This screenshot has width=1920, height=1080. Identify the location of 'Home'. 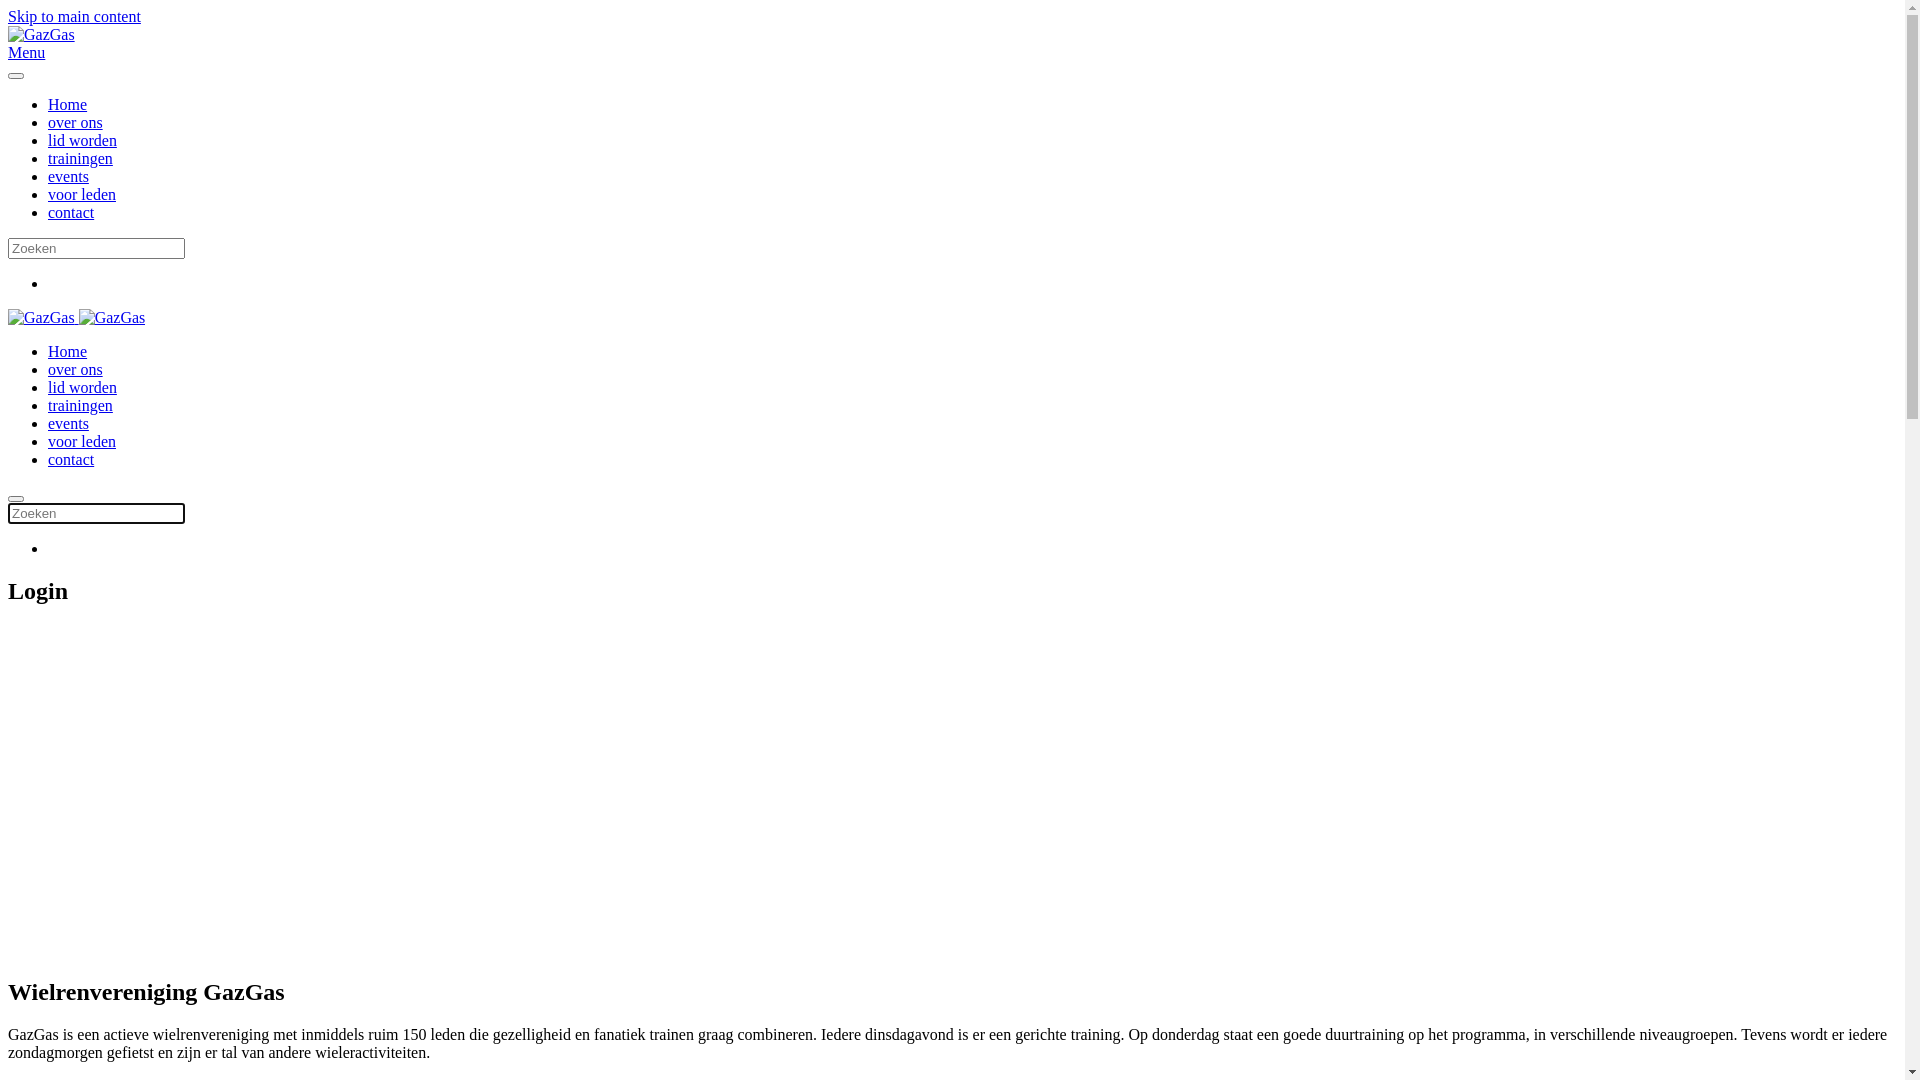
(67, 350).